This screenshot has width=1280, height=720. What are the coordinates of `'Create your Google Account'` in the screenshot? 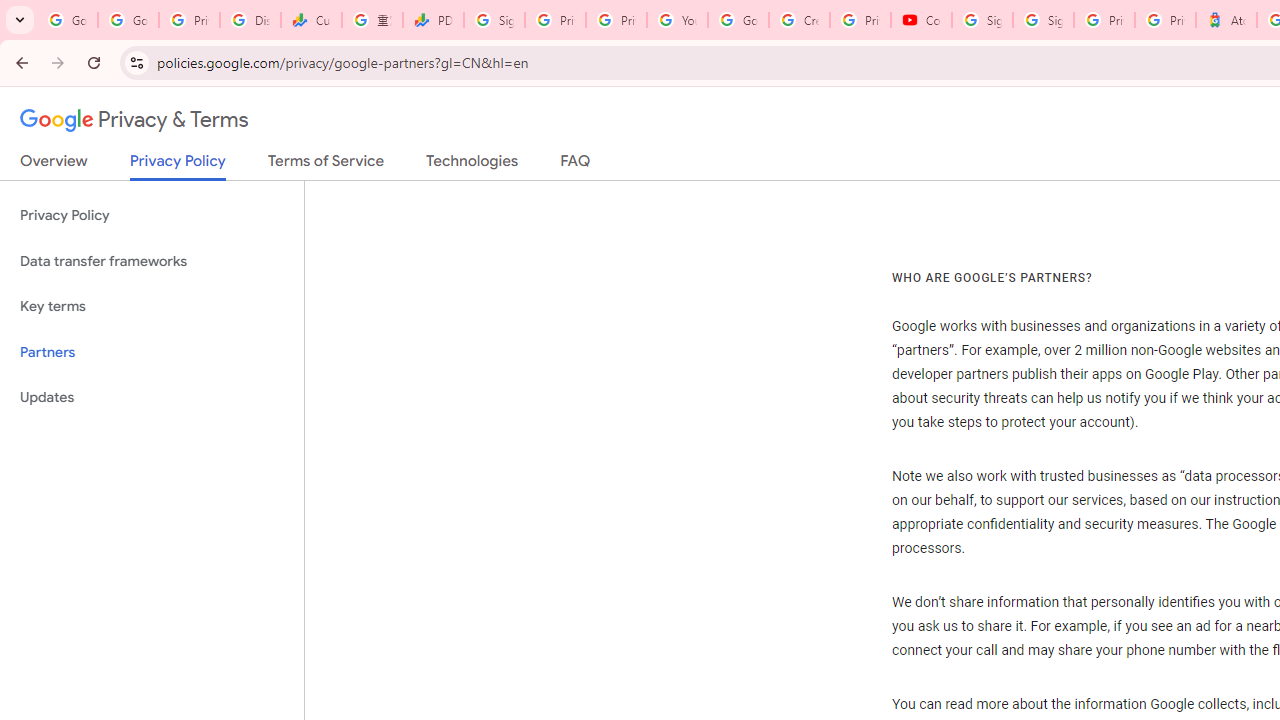 It's located at (798, 20).